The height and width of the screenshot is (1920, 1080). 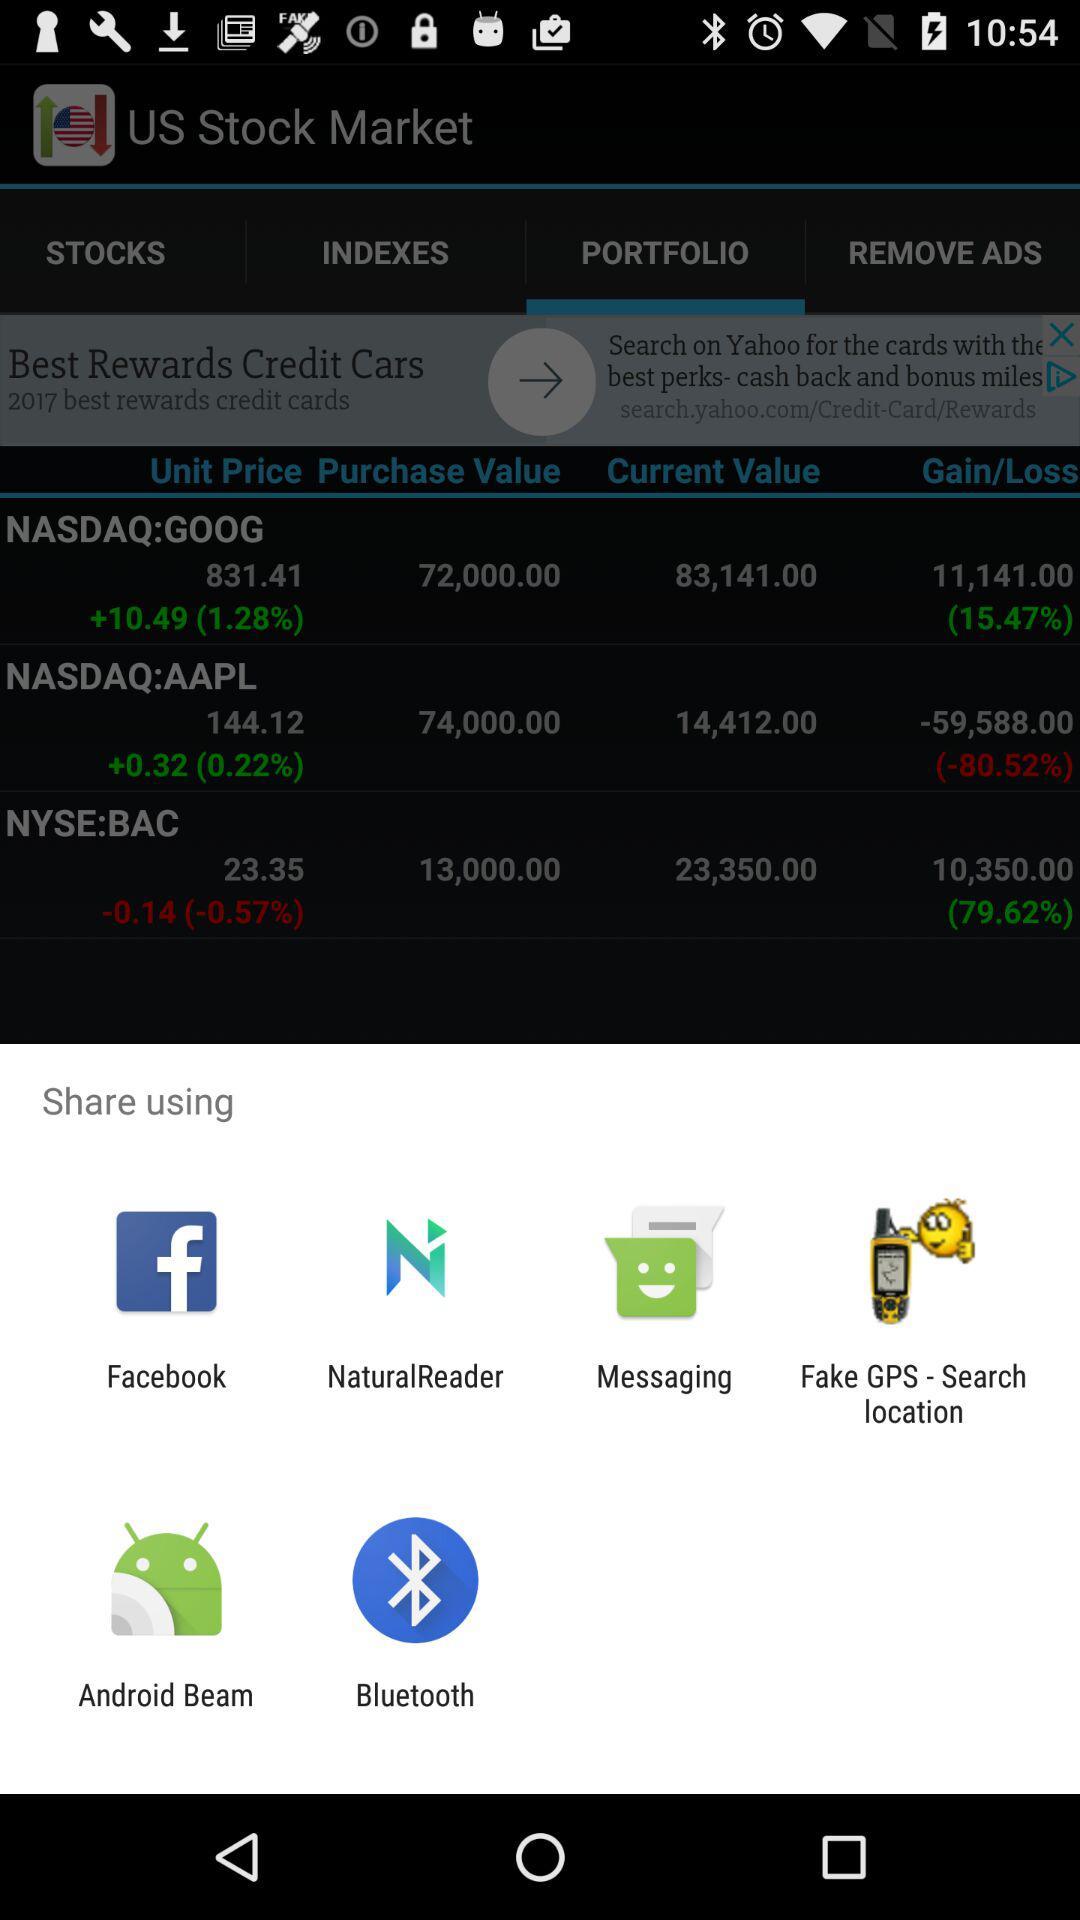 What do you see at coordinates (664, 1392) in the screenshot?
I see `the messaging item` at bounding box center [664, 1392].